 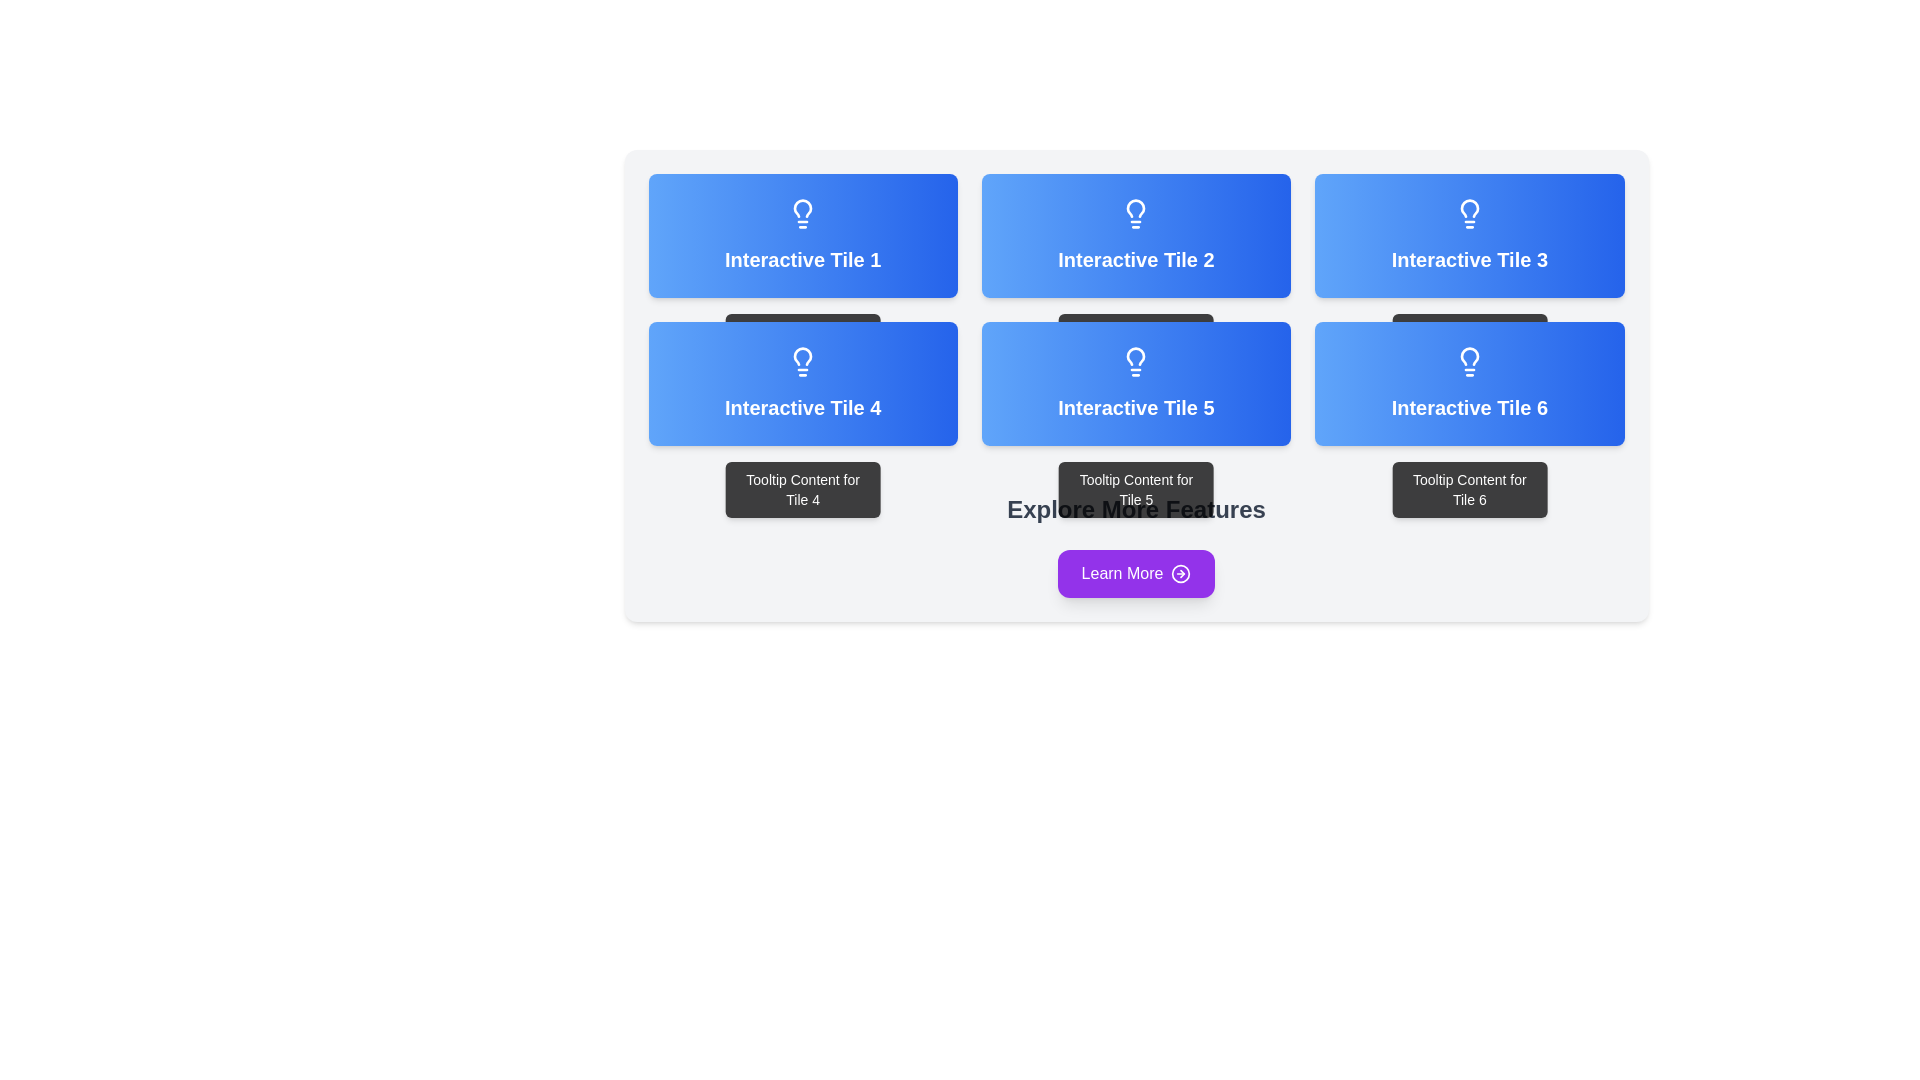 What do you see at coordinates (1181, 574) in the screenshot?
I see `the circular icon with a right-pointing arrow, styled in white with a purple background, located to the right of the 'Learn More' button text` at bounding box center [1181, 574].